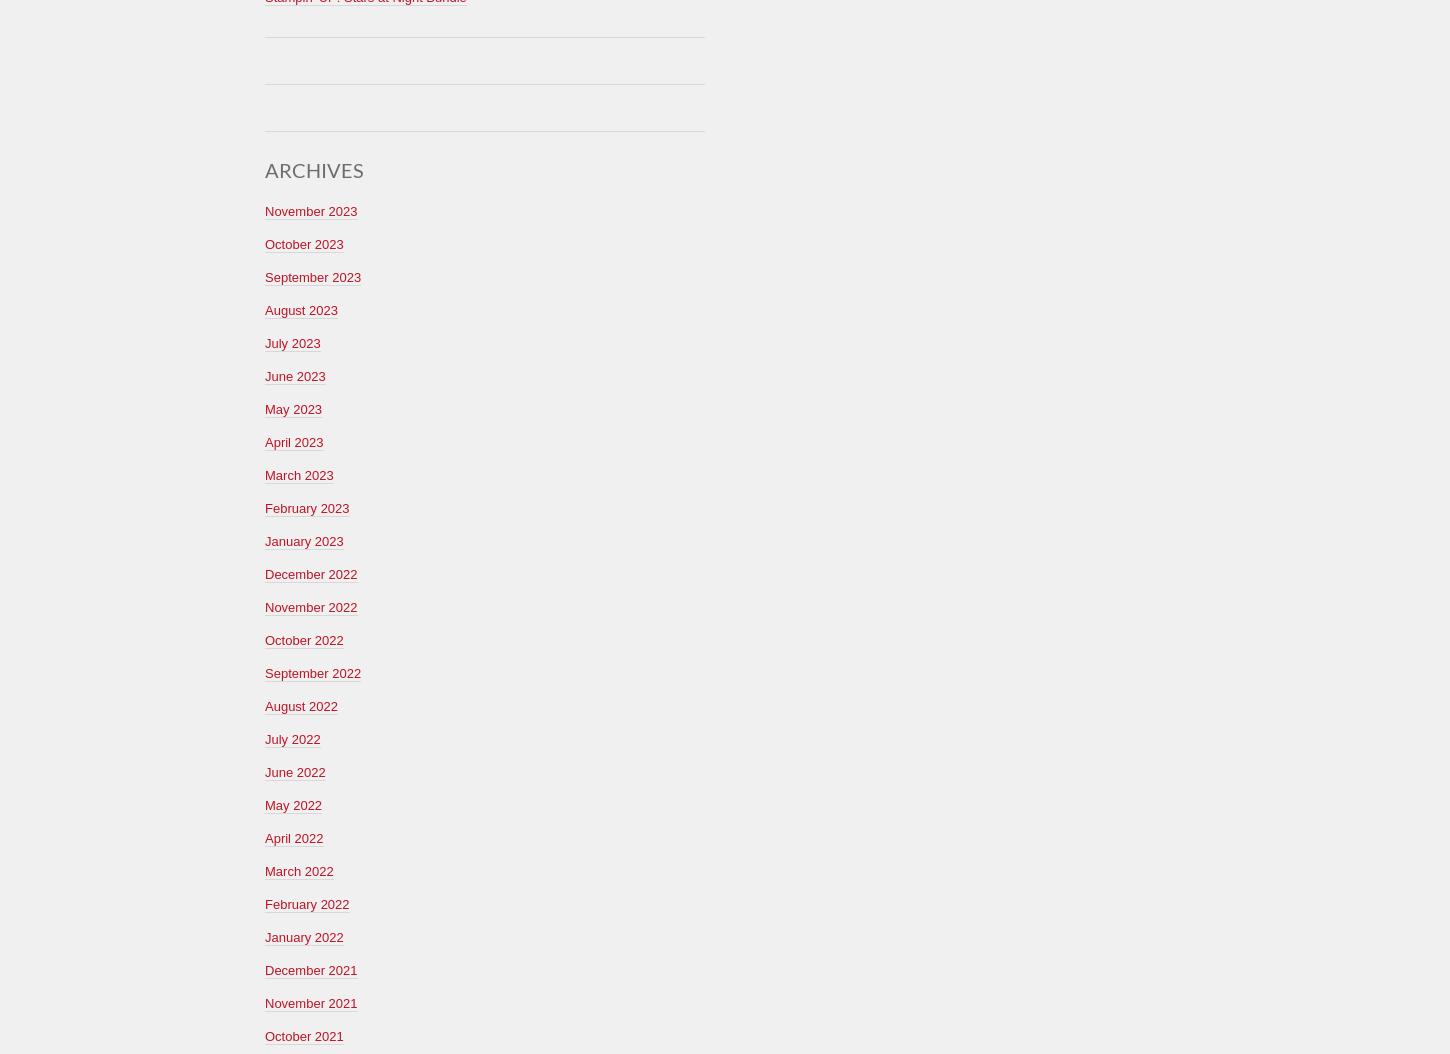  What do you see at coordinates (313, 275) in the screenshot?
I see `'September 2023'` at bounding box center [313, 275].